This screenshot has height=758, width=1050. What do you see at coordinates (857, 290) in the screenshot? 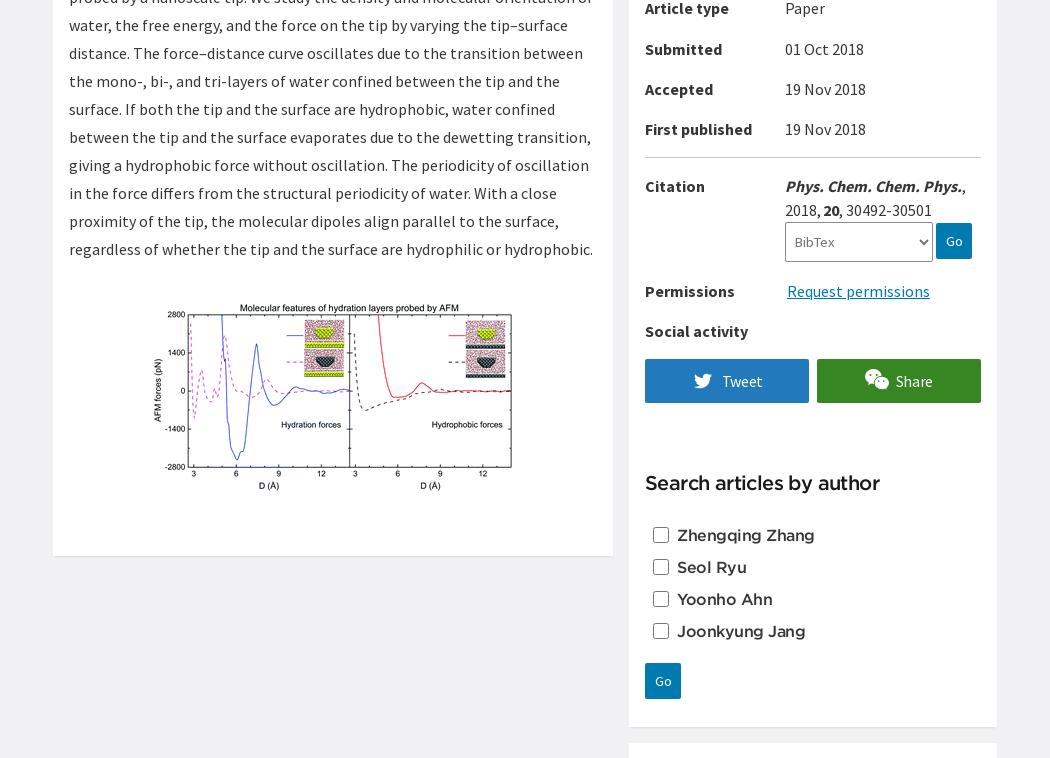
I see `'Request permissions'` at bounding box center [857, 290].